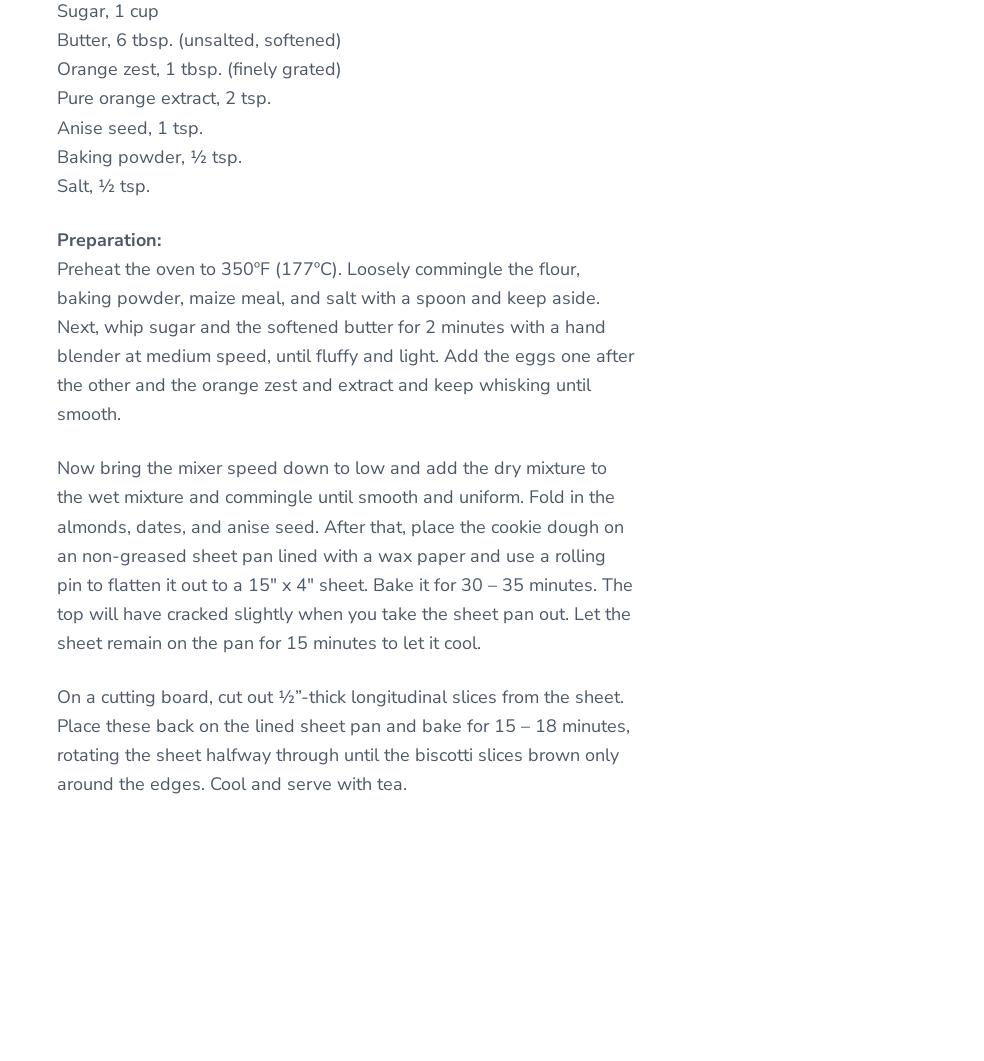 This screenshot has width=984, height=1061. What do you see at coordinates (108, 238) in the screenshot?
I see `'Preparation:'` at bounding box center [108, 238].